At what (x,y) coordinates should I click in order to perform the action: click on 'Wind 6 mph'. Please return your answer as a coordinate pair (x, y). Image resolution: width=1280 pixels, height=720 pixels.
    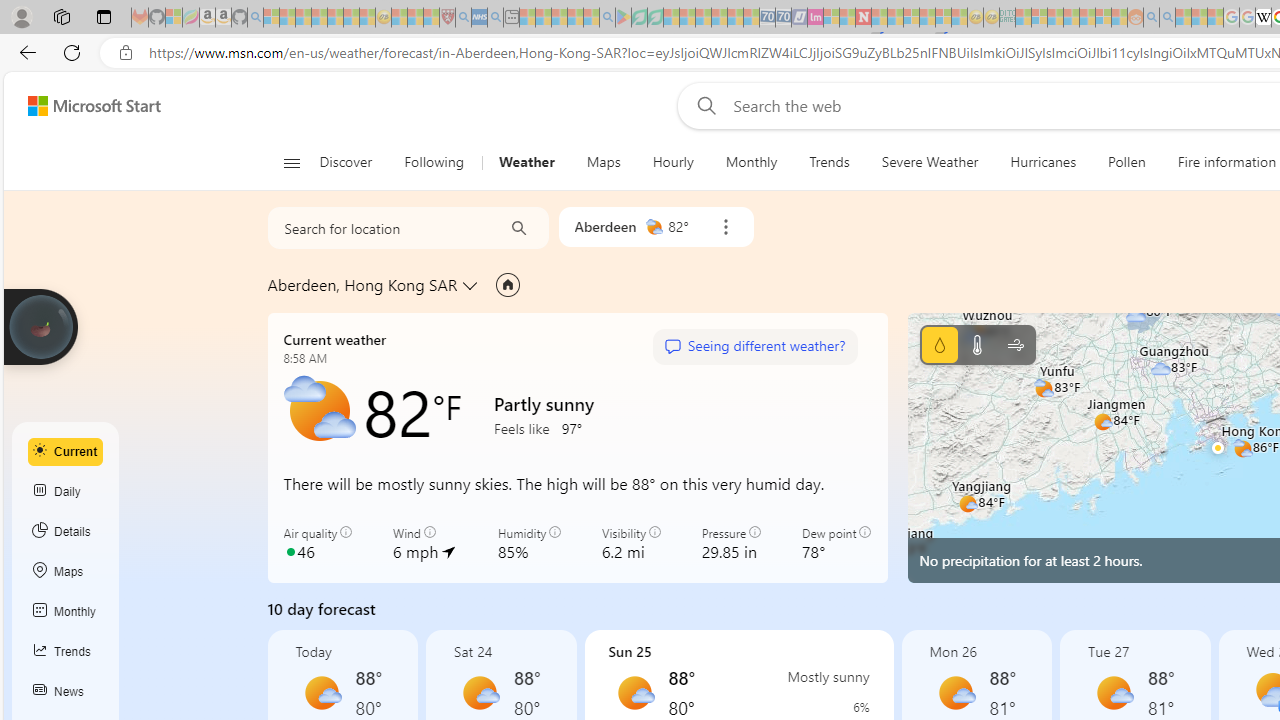
    Looking at the image, I should click on (423, 543).